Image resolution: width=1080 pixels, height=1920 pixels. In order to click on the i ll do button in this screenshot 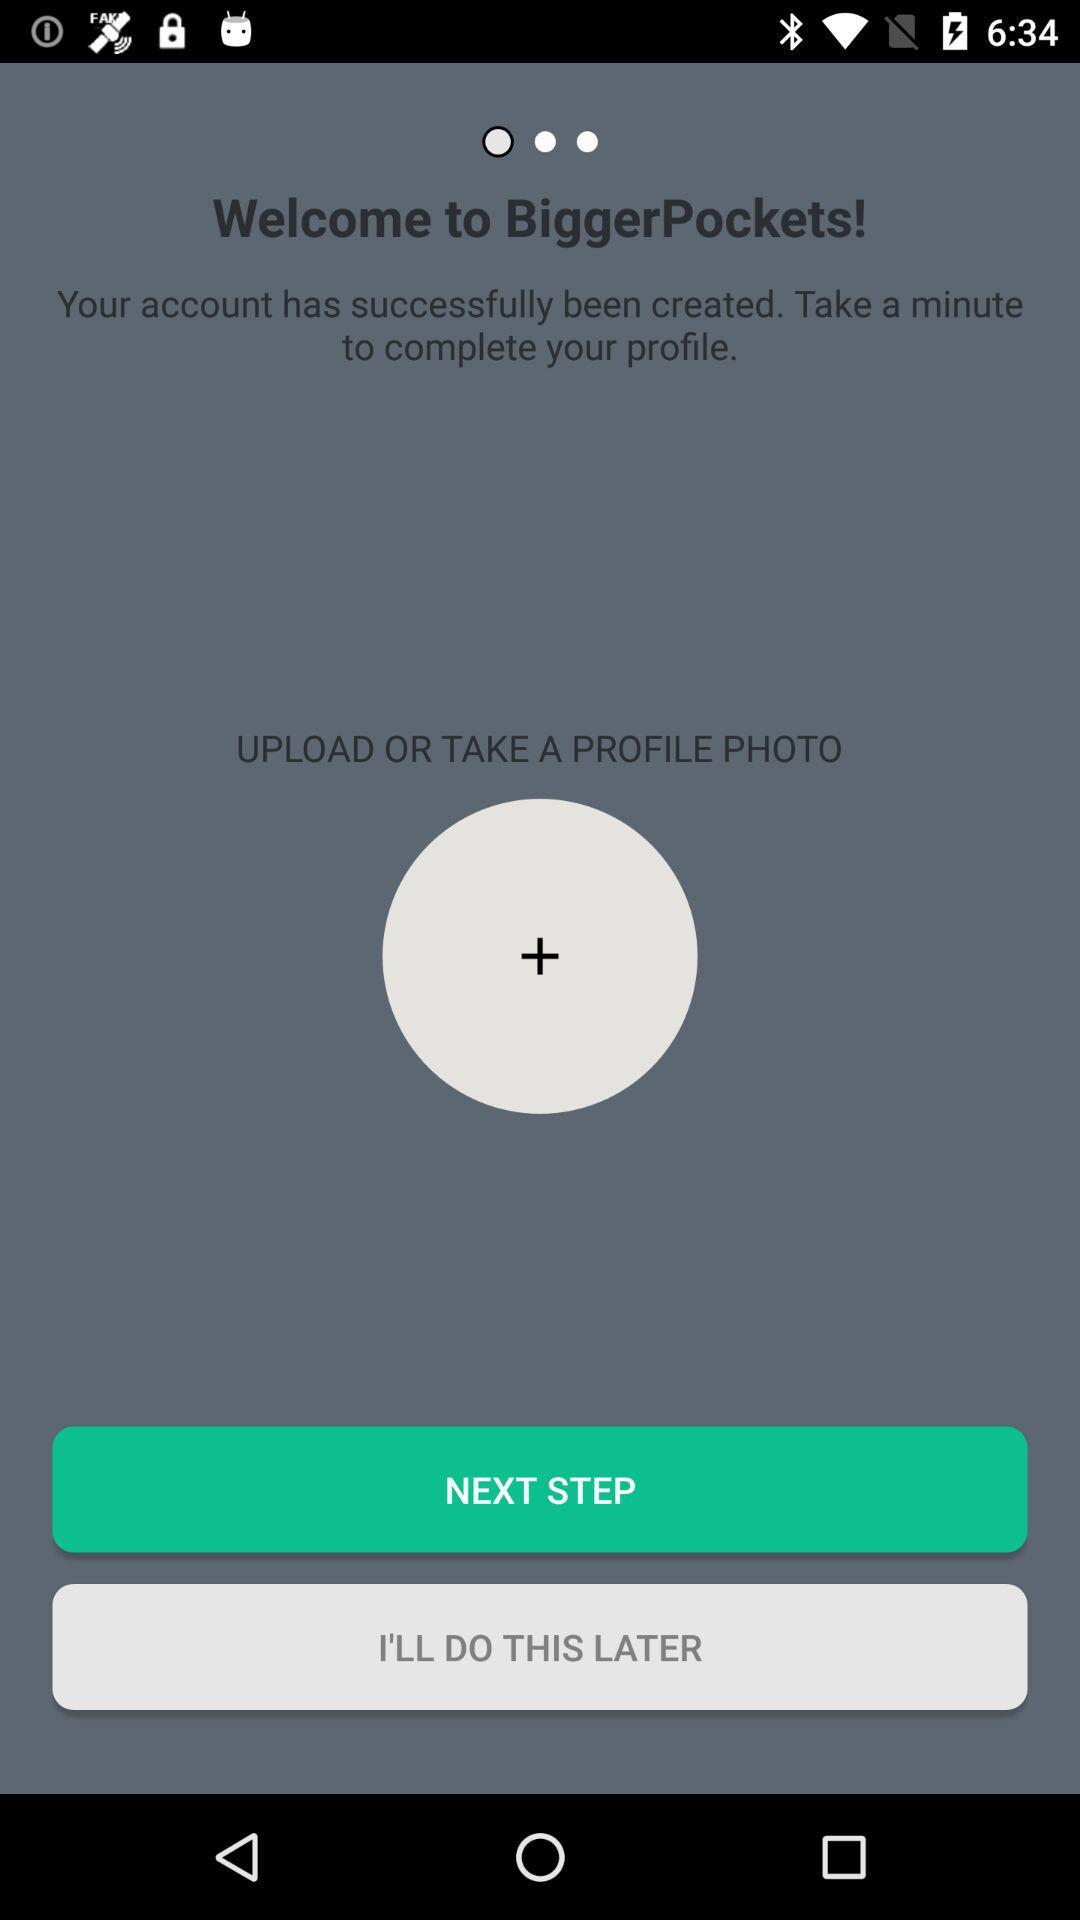, I will do `click(540, 1646)`.